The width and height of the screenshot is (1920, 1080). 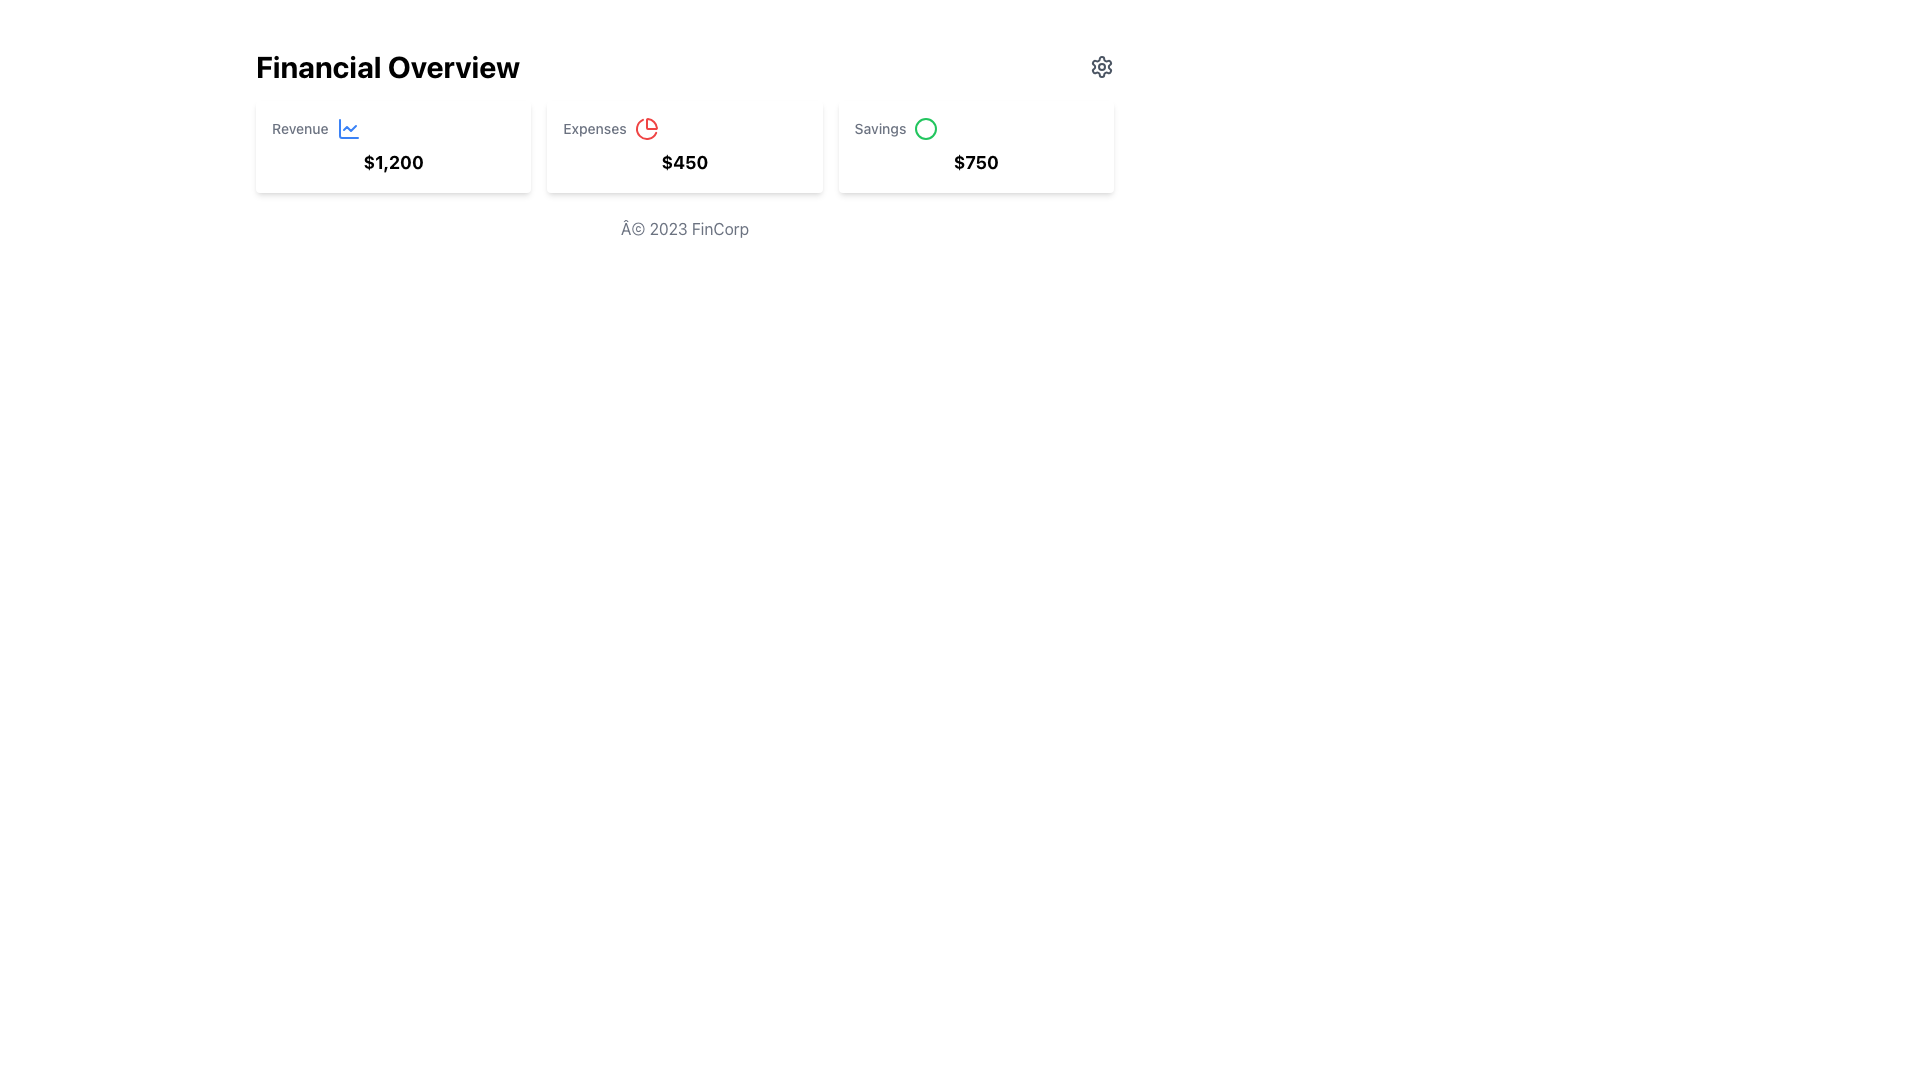 What do you see at coordinates (925, 128) in the screenshot?
I see `the visual indicator icon associated with the 'Savings' label located in the top-right section of the interface` at bounding box center [925, 128].